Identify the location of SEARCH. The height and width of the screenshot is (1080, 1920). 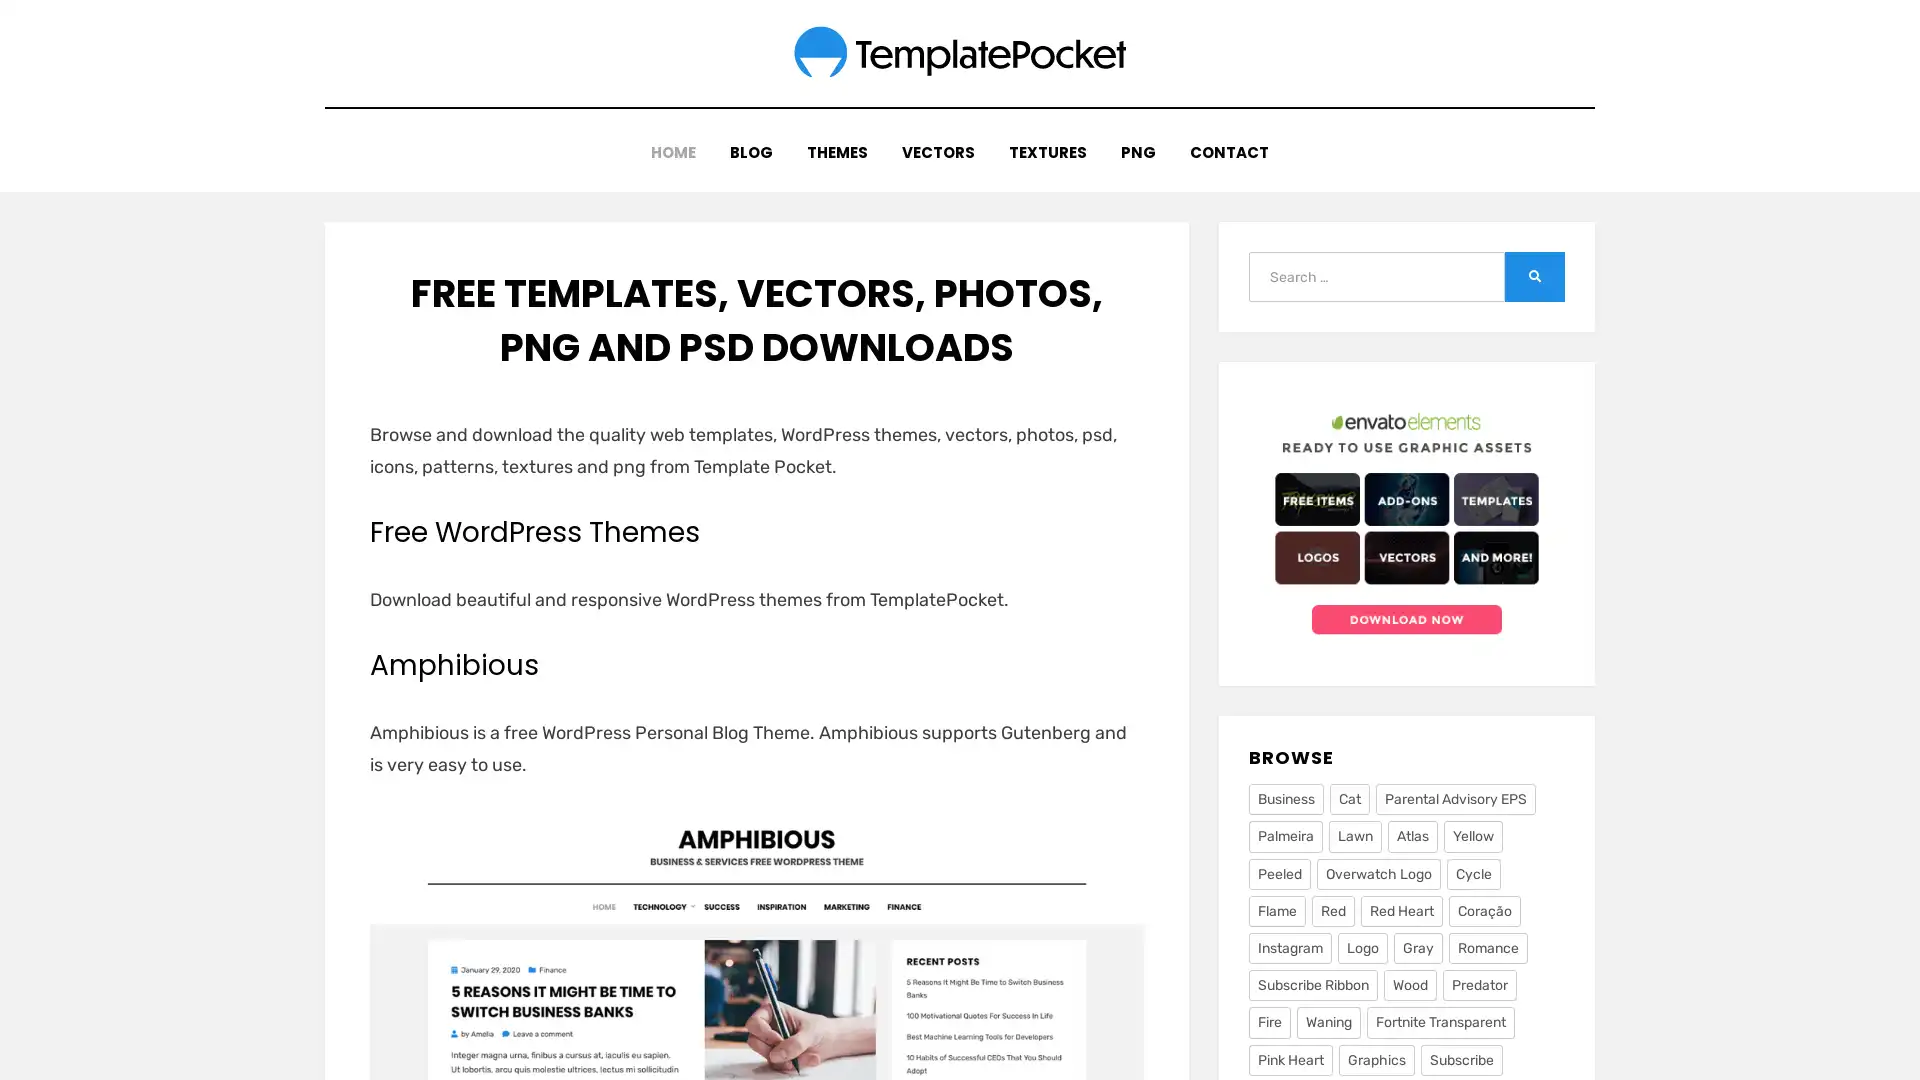
(1534, 264).